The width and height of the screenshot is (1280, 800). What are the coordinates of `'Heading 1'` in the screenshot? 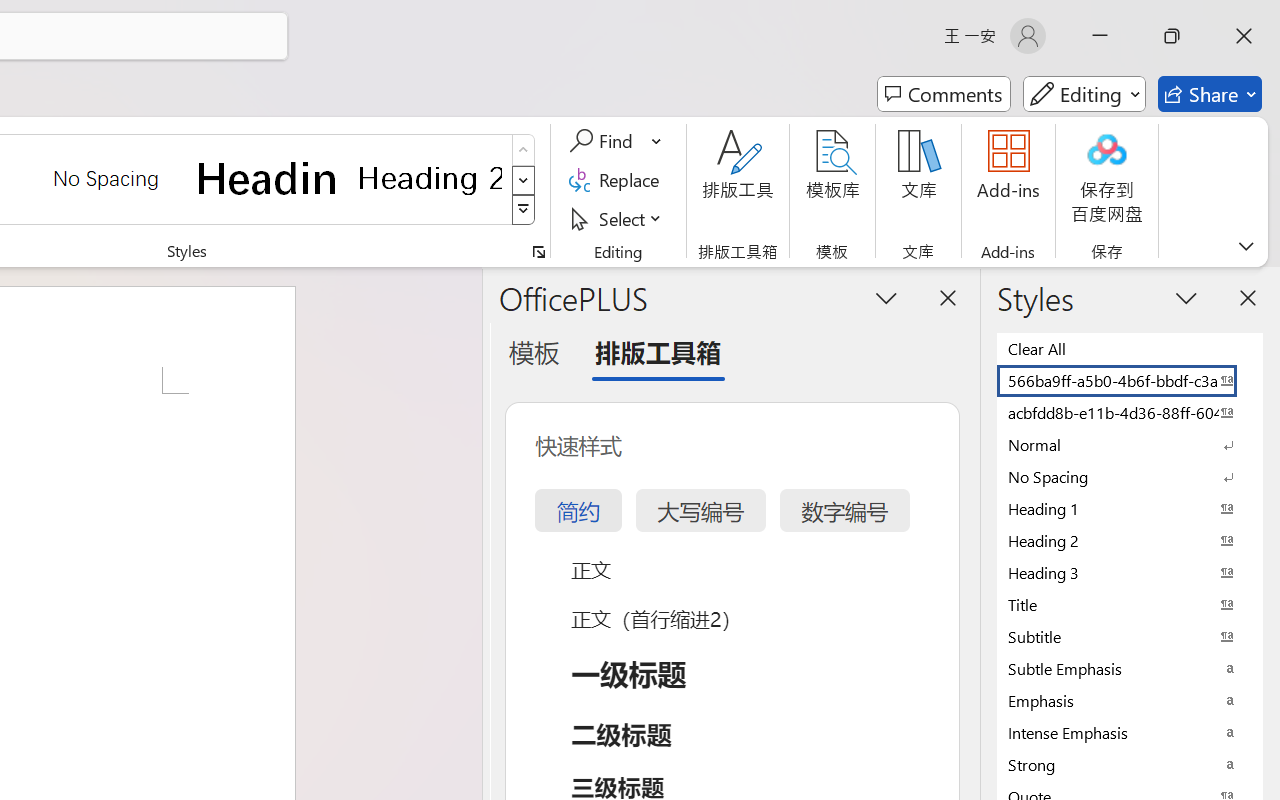 It's located at (267, 177).